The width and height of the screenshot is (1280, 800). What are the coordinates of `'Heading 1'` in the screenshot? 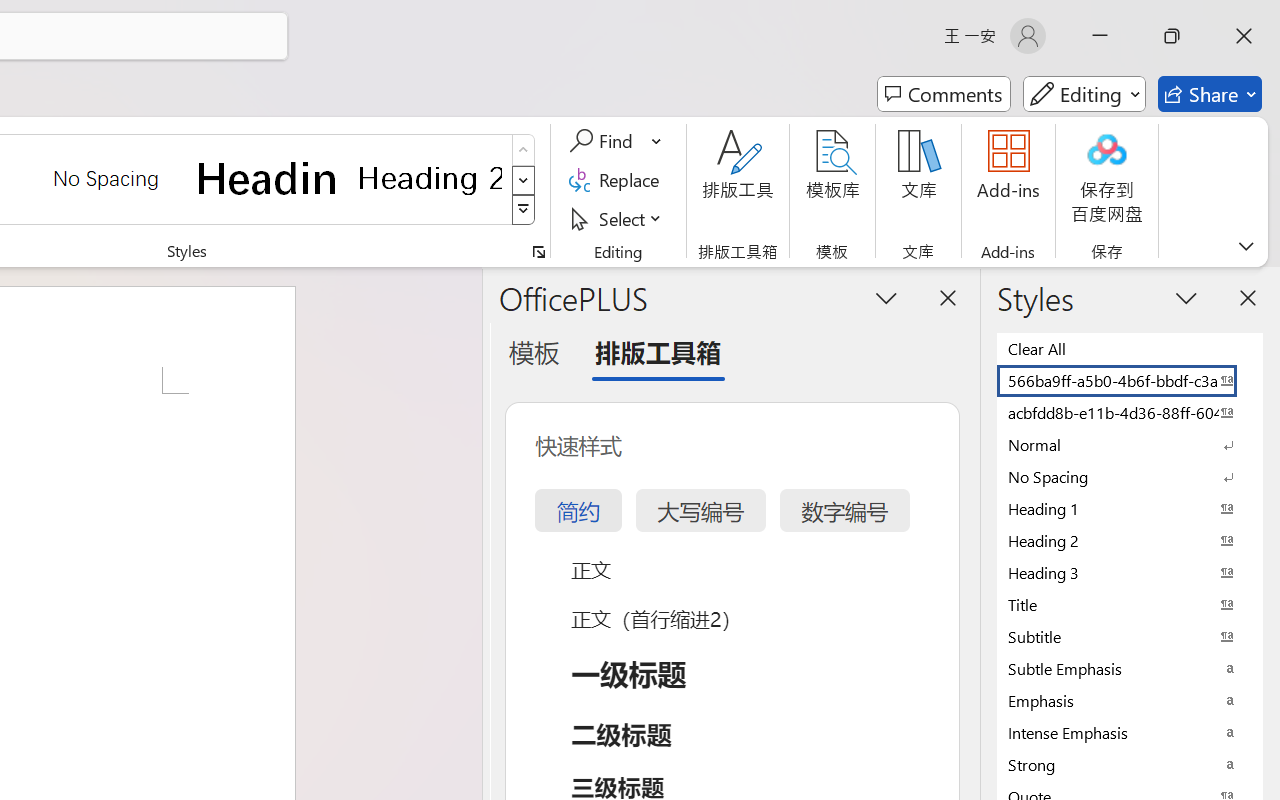 It's located at (267, 177).